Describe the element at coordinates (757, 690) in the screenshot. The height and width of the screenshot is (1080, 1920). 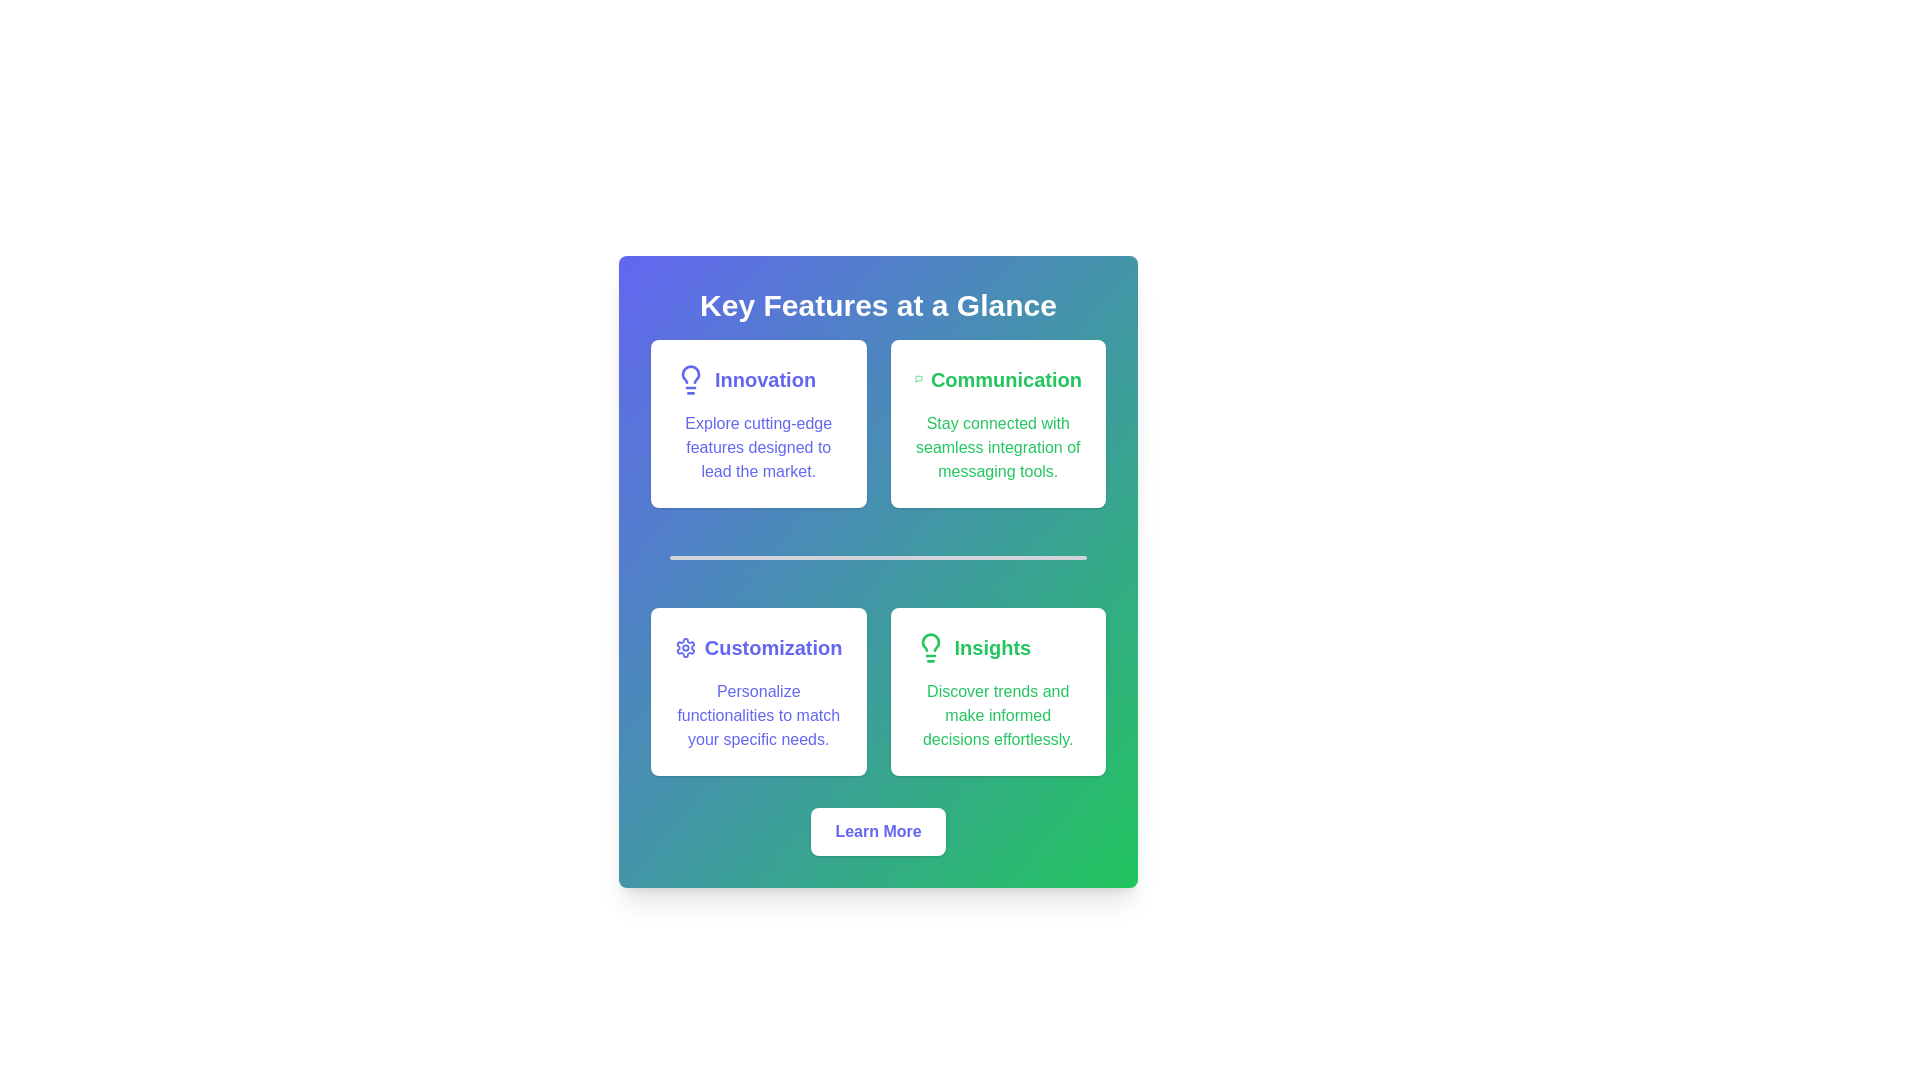
I see `the 'Customization' feature card located in the lower-left quadrant of the grid` at that location.